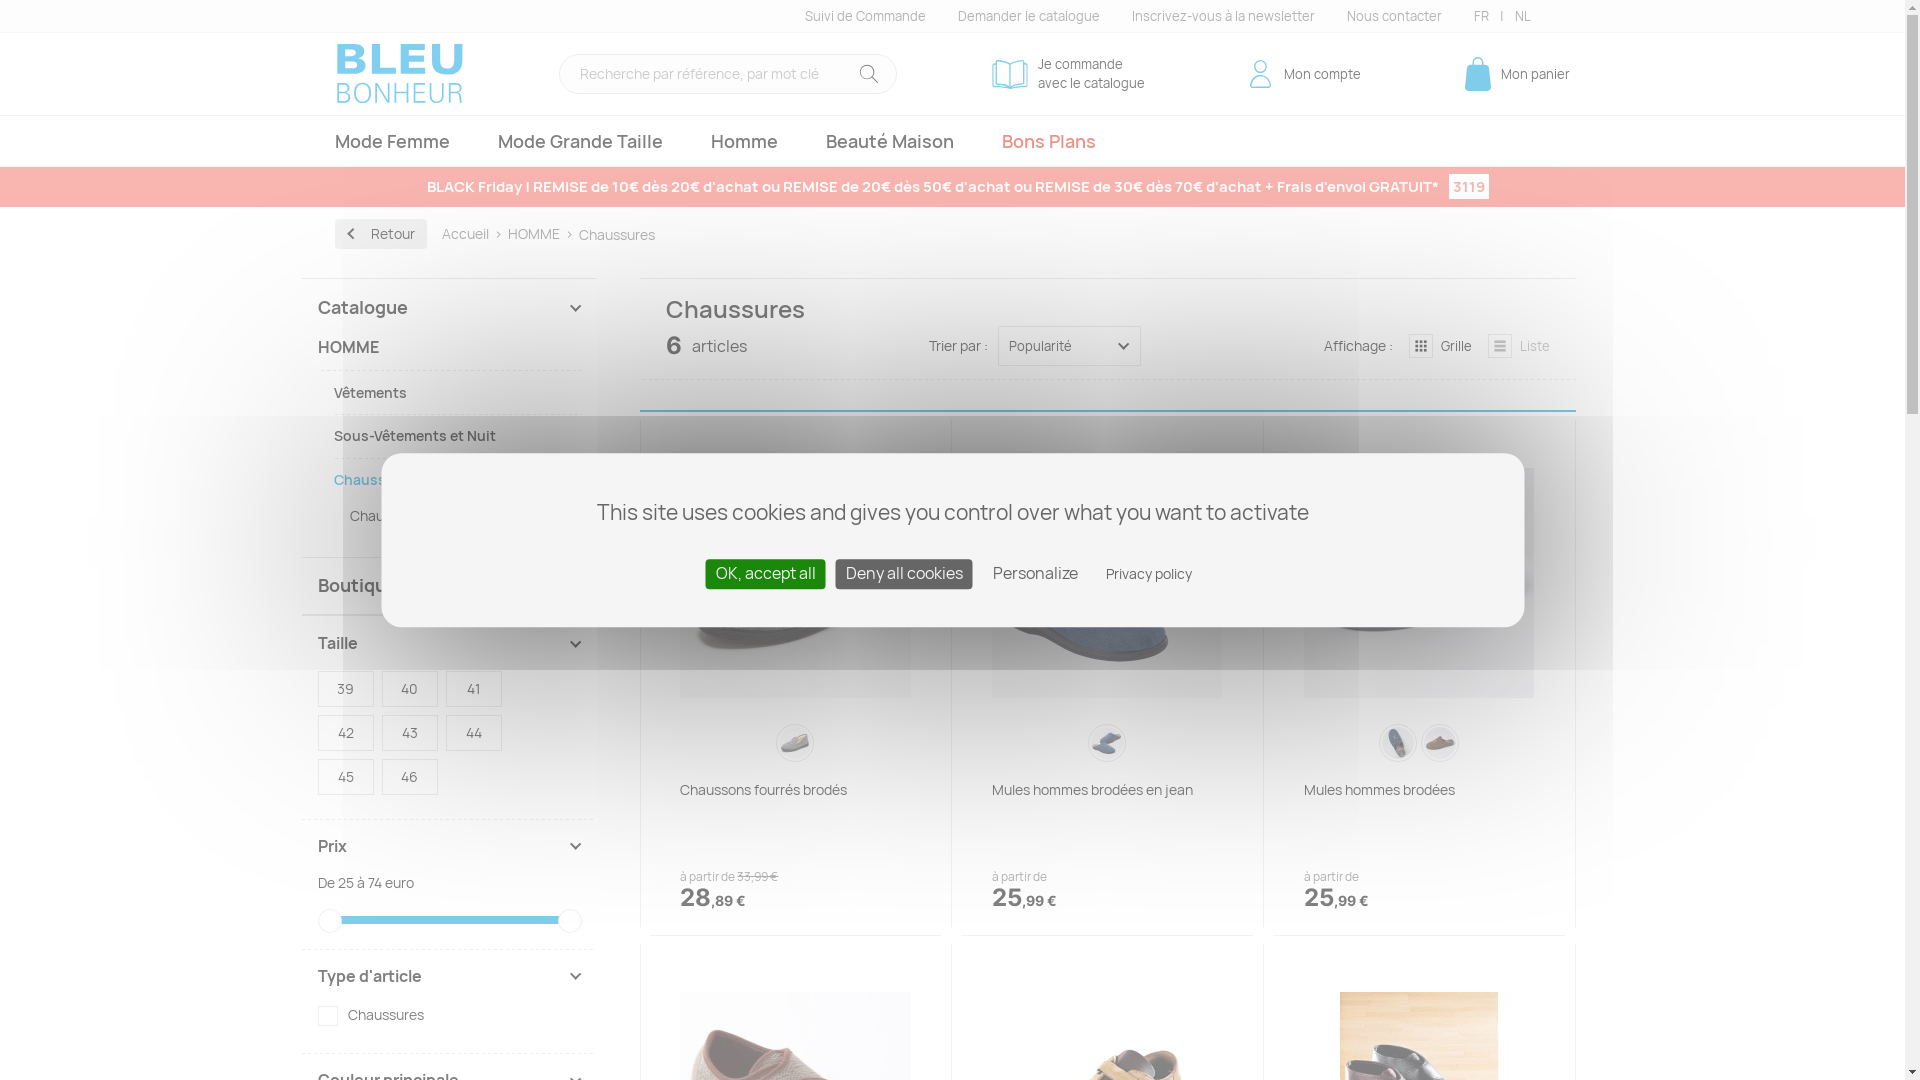 This screenshot has width=1920, height=1080. Describe the element at coordinates (473, 732) in the screenshot. I see `'44'` at that location.